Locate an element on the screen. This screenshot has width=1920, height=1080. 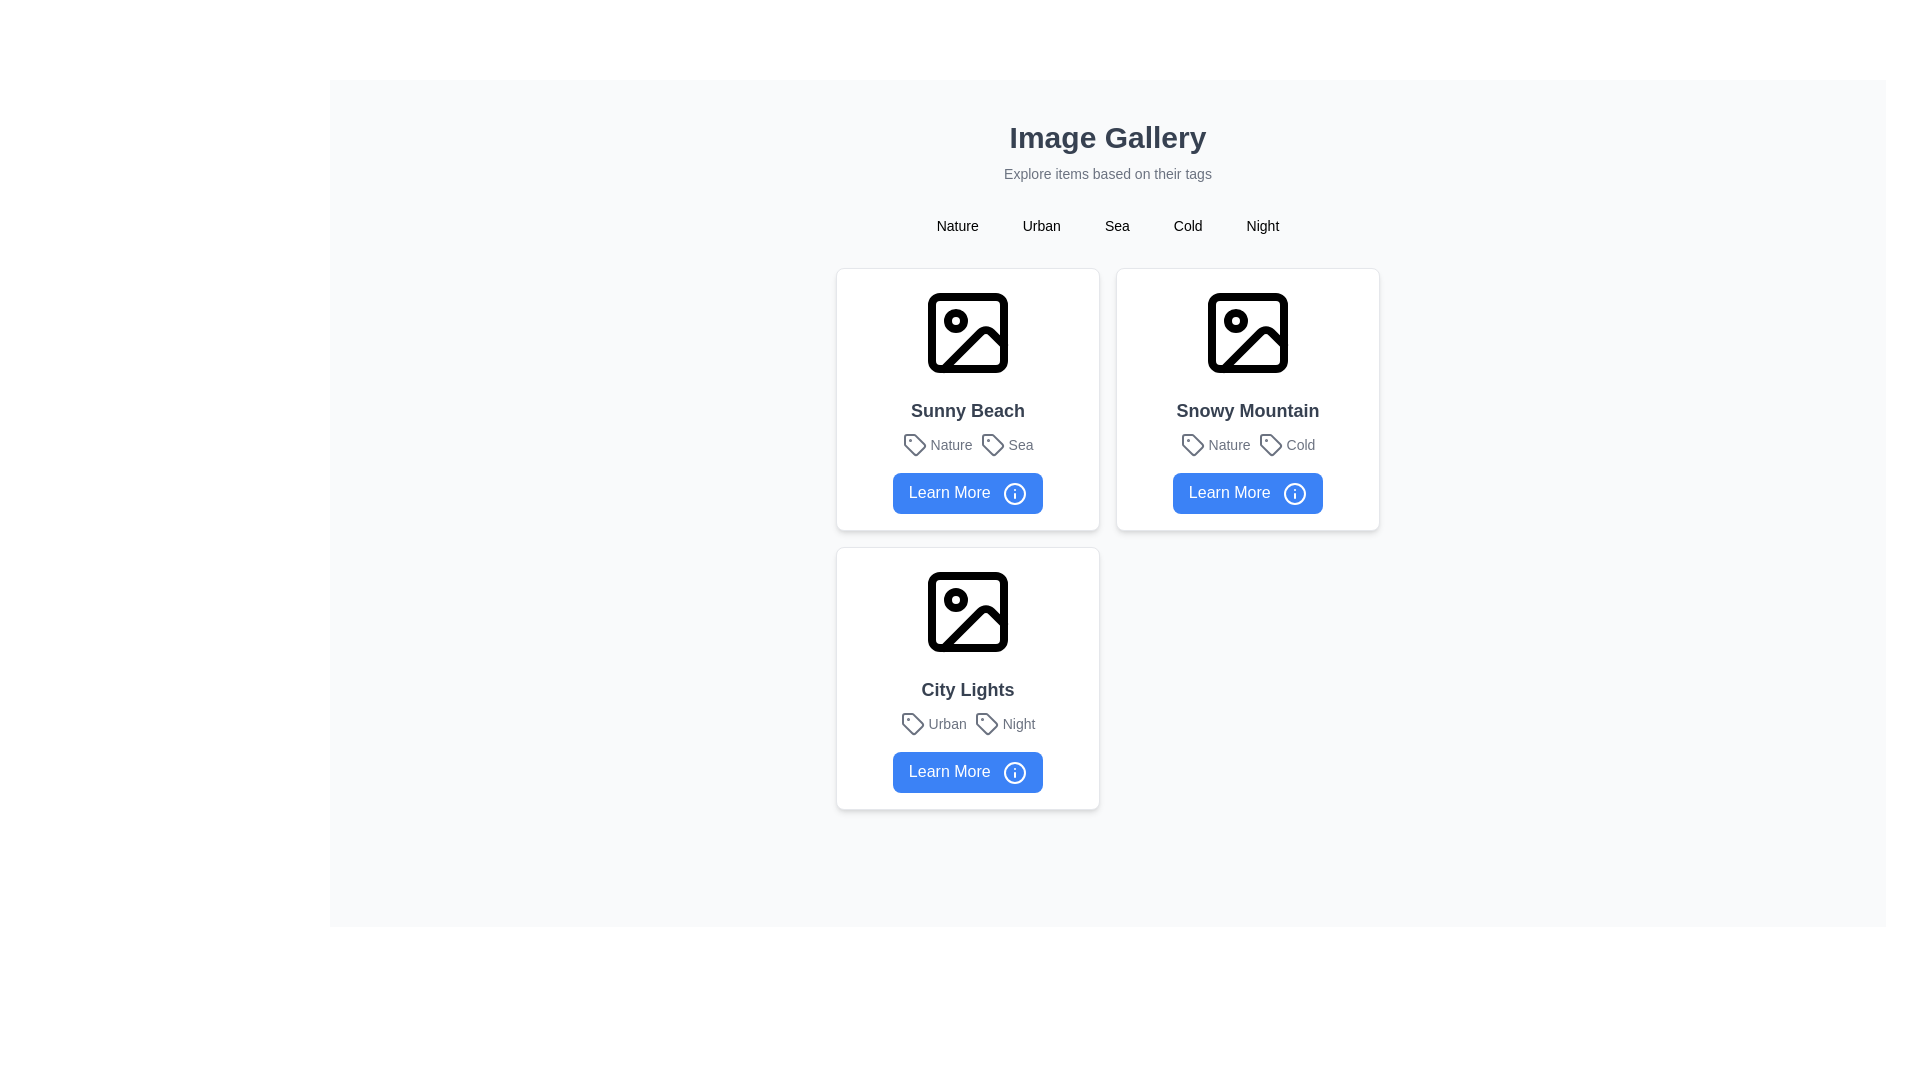
the 'Cold' category icon representing the 'Snowy Mountain' item is located at coordinates (1269, 443).